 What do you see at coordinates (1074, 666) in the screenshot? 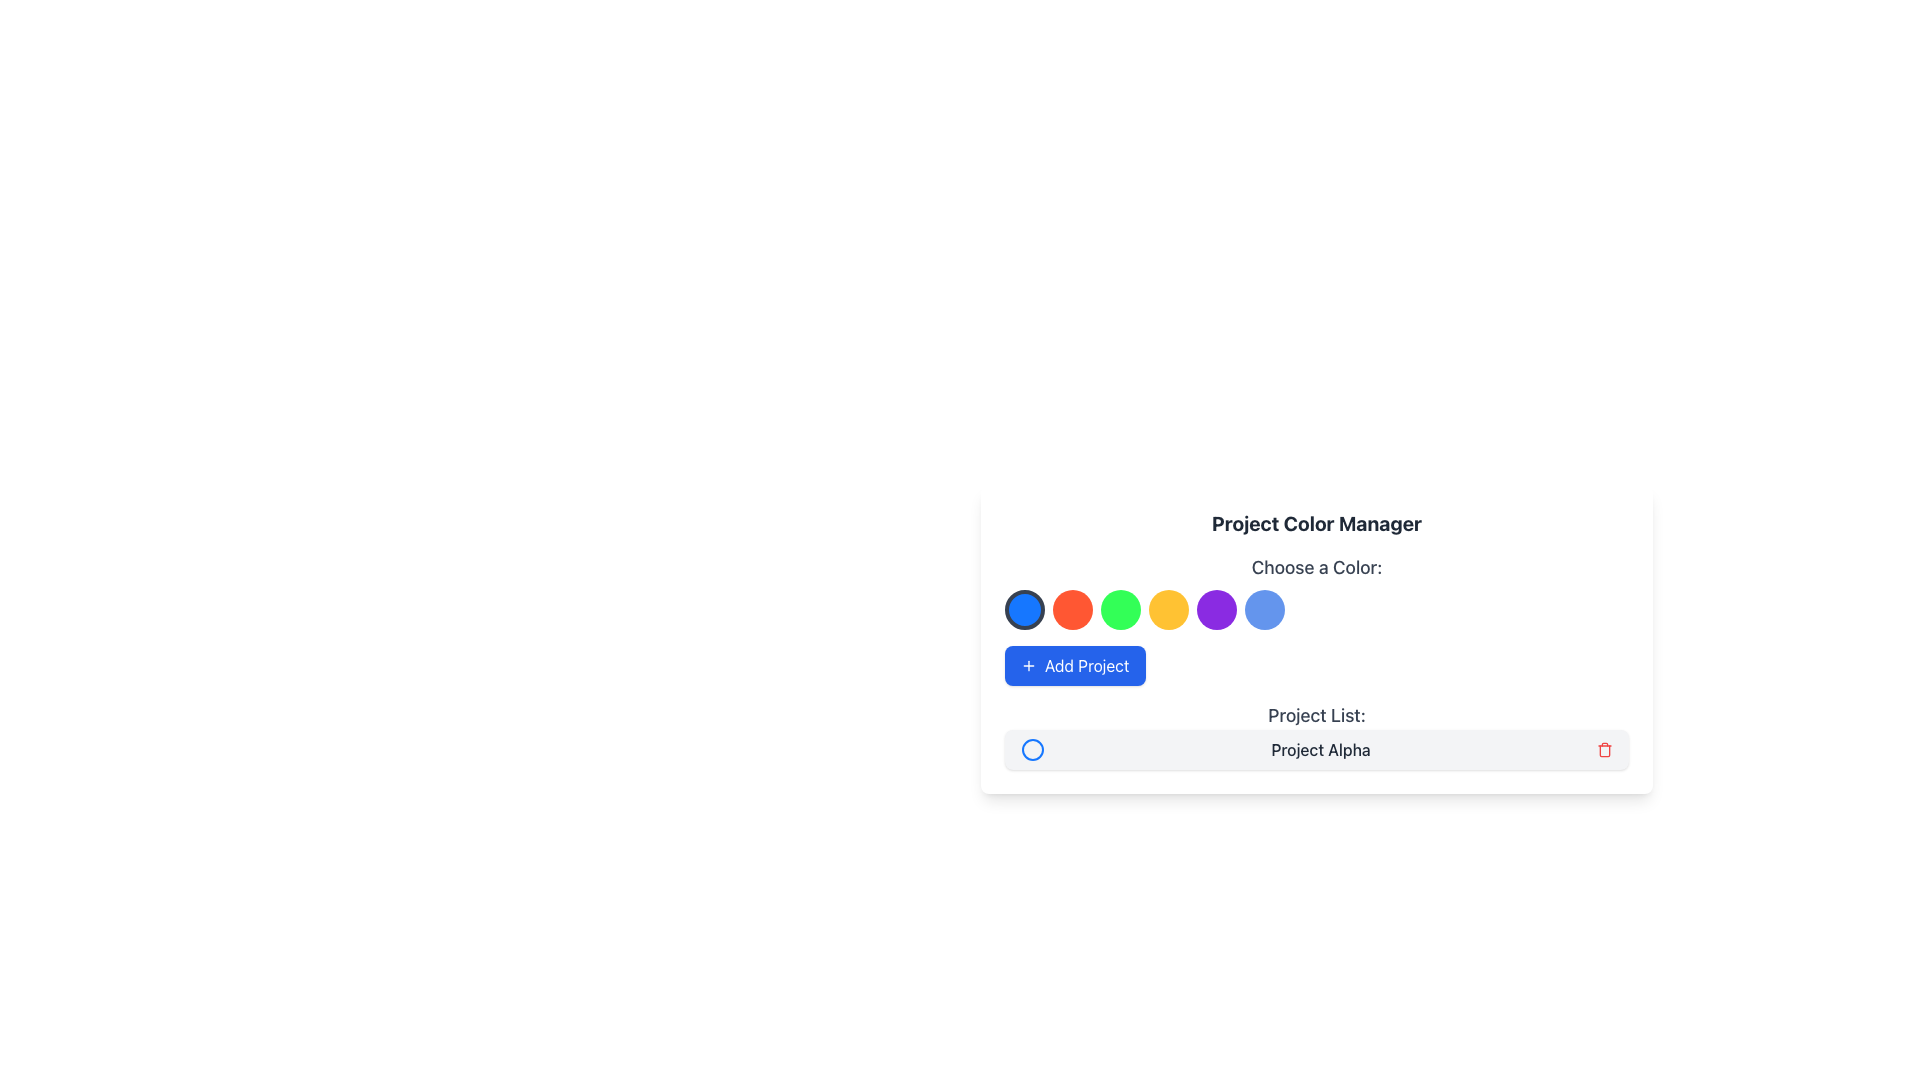
I see `the 'Add Project' button, which is a rectangular button with white text on a blue background and a white plus symbol, to change its style` at bounding box center [1074, 666].